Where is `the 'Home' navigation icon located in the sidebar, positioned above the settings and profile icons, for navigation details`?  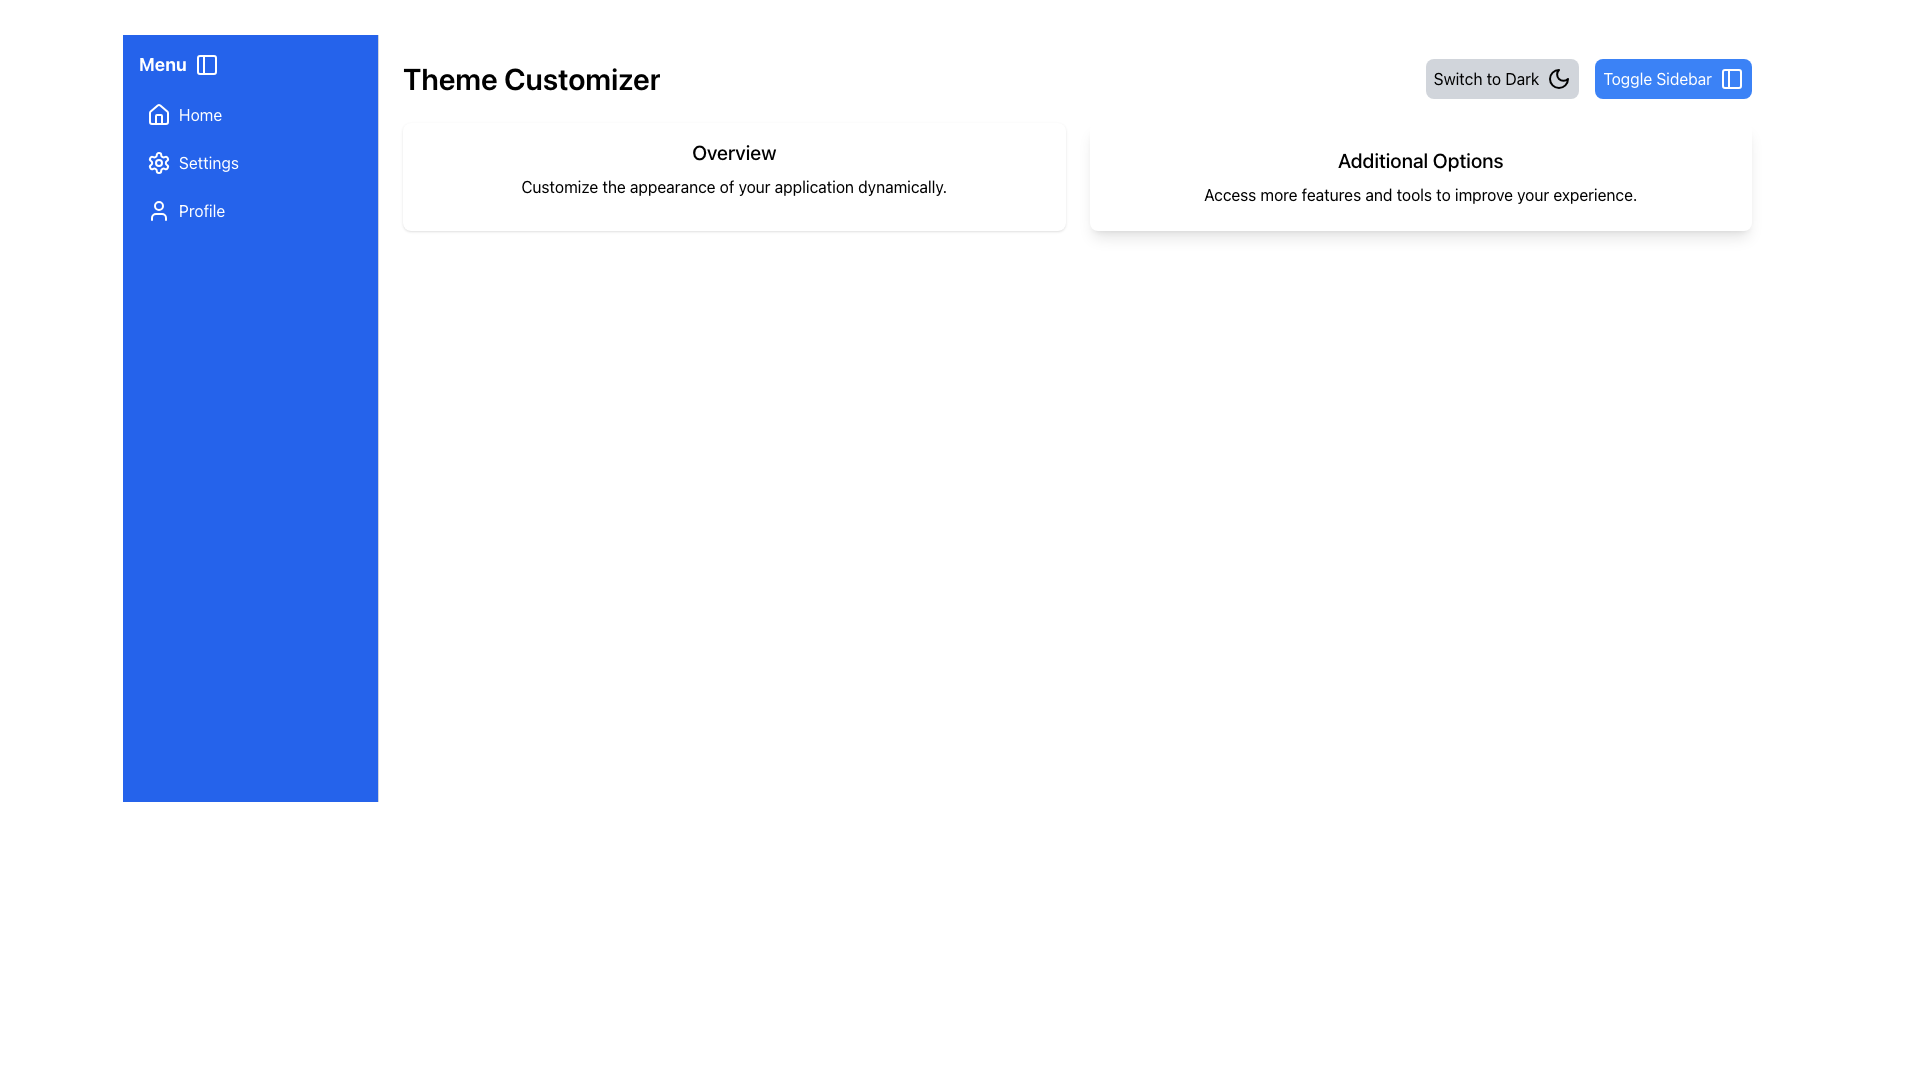 the 'Home' navigation icon located in the sidebar, positioned above the settings and profile icons, for navigation details is located at coordinates (157, 114).